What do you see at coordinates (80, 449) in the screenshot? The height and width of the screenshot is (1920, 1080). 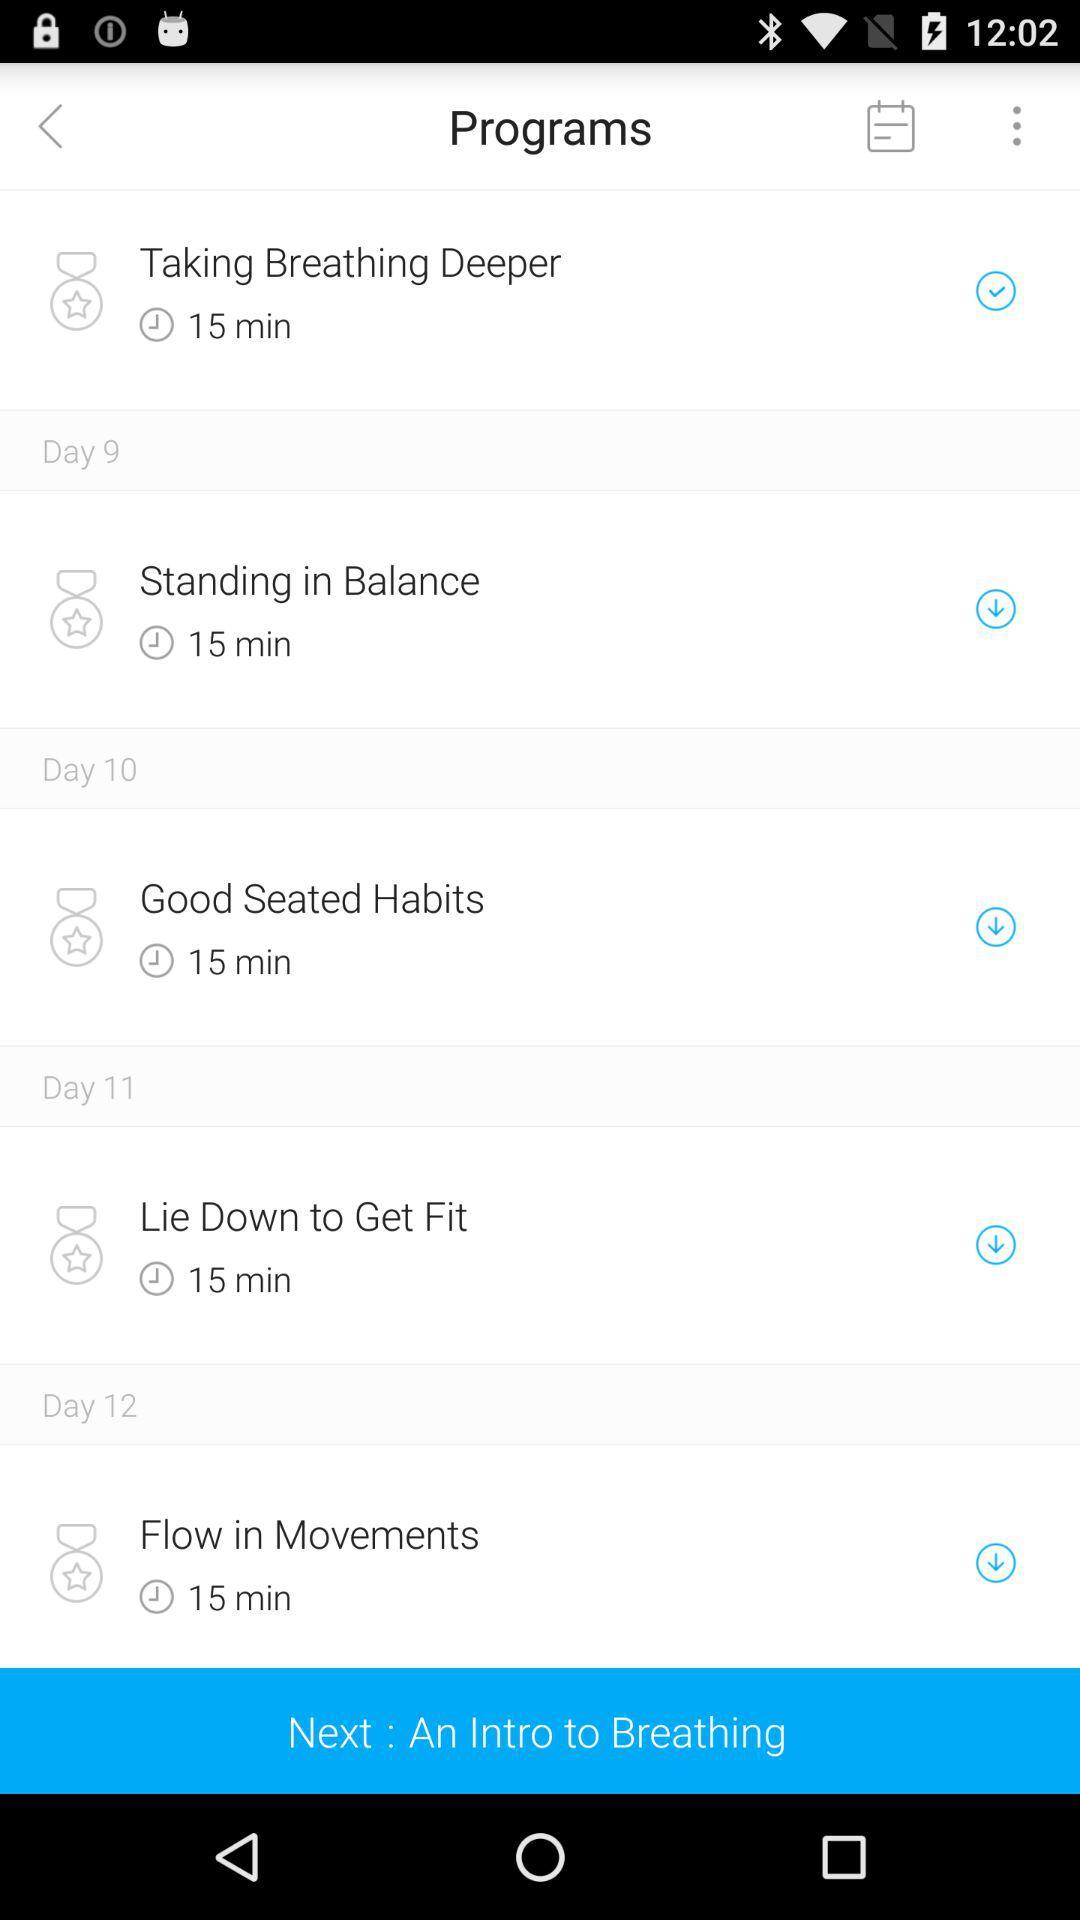 I see `day 9` at bounding box center [80, 449].